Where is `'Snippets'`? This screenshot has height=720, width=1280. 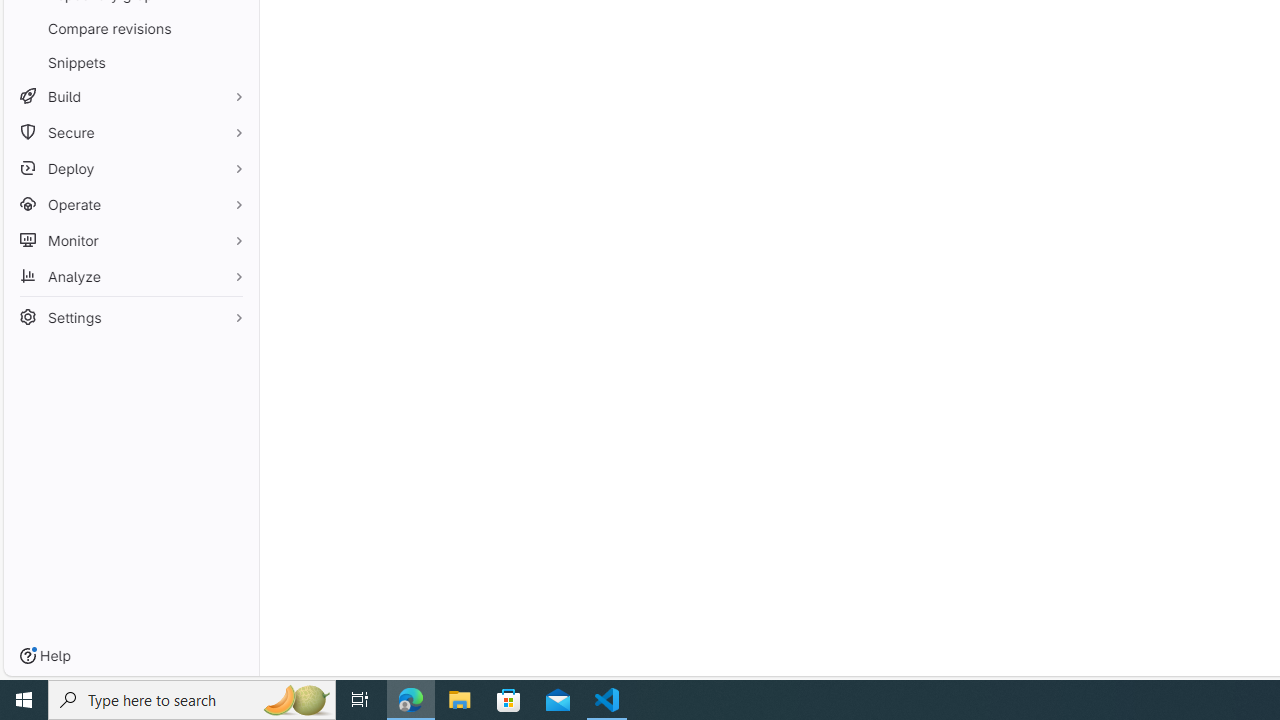
'Snippets' is located at coordinates (130, 61).